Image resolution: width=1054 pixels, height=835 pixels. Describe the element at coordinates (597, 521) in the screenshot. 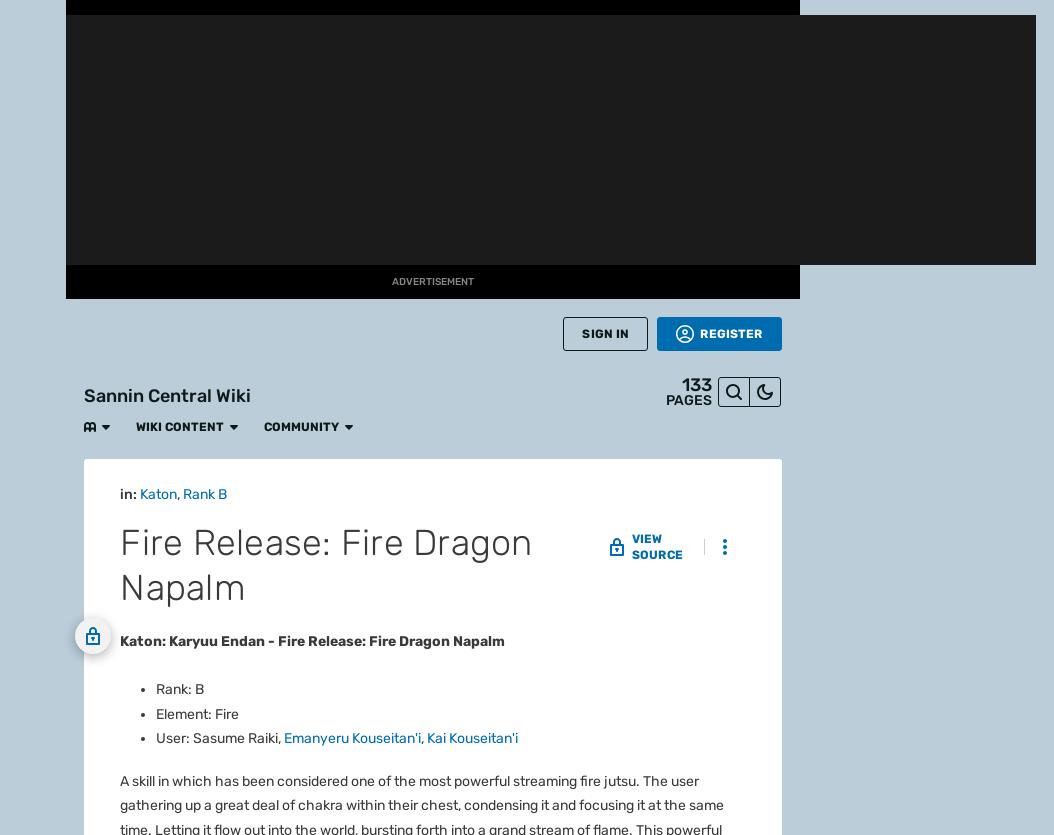

I see `'Fanatical'` at that location.